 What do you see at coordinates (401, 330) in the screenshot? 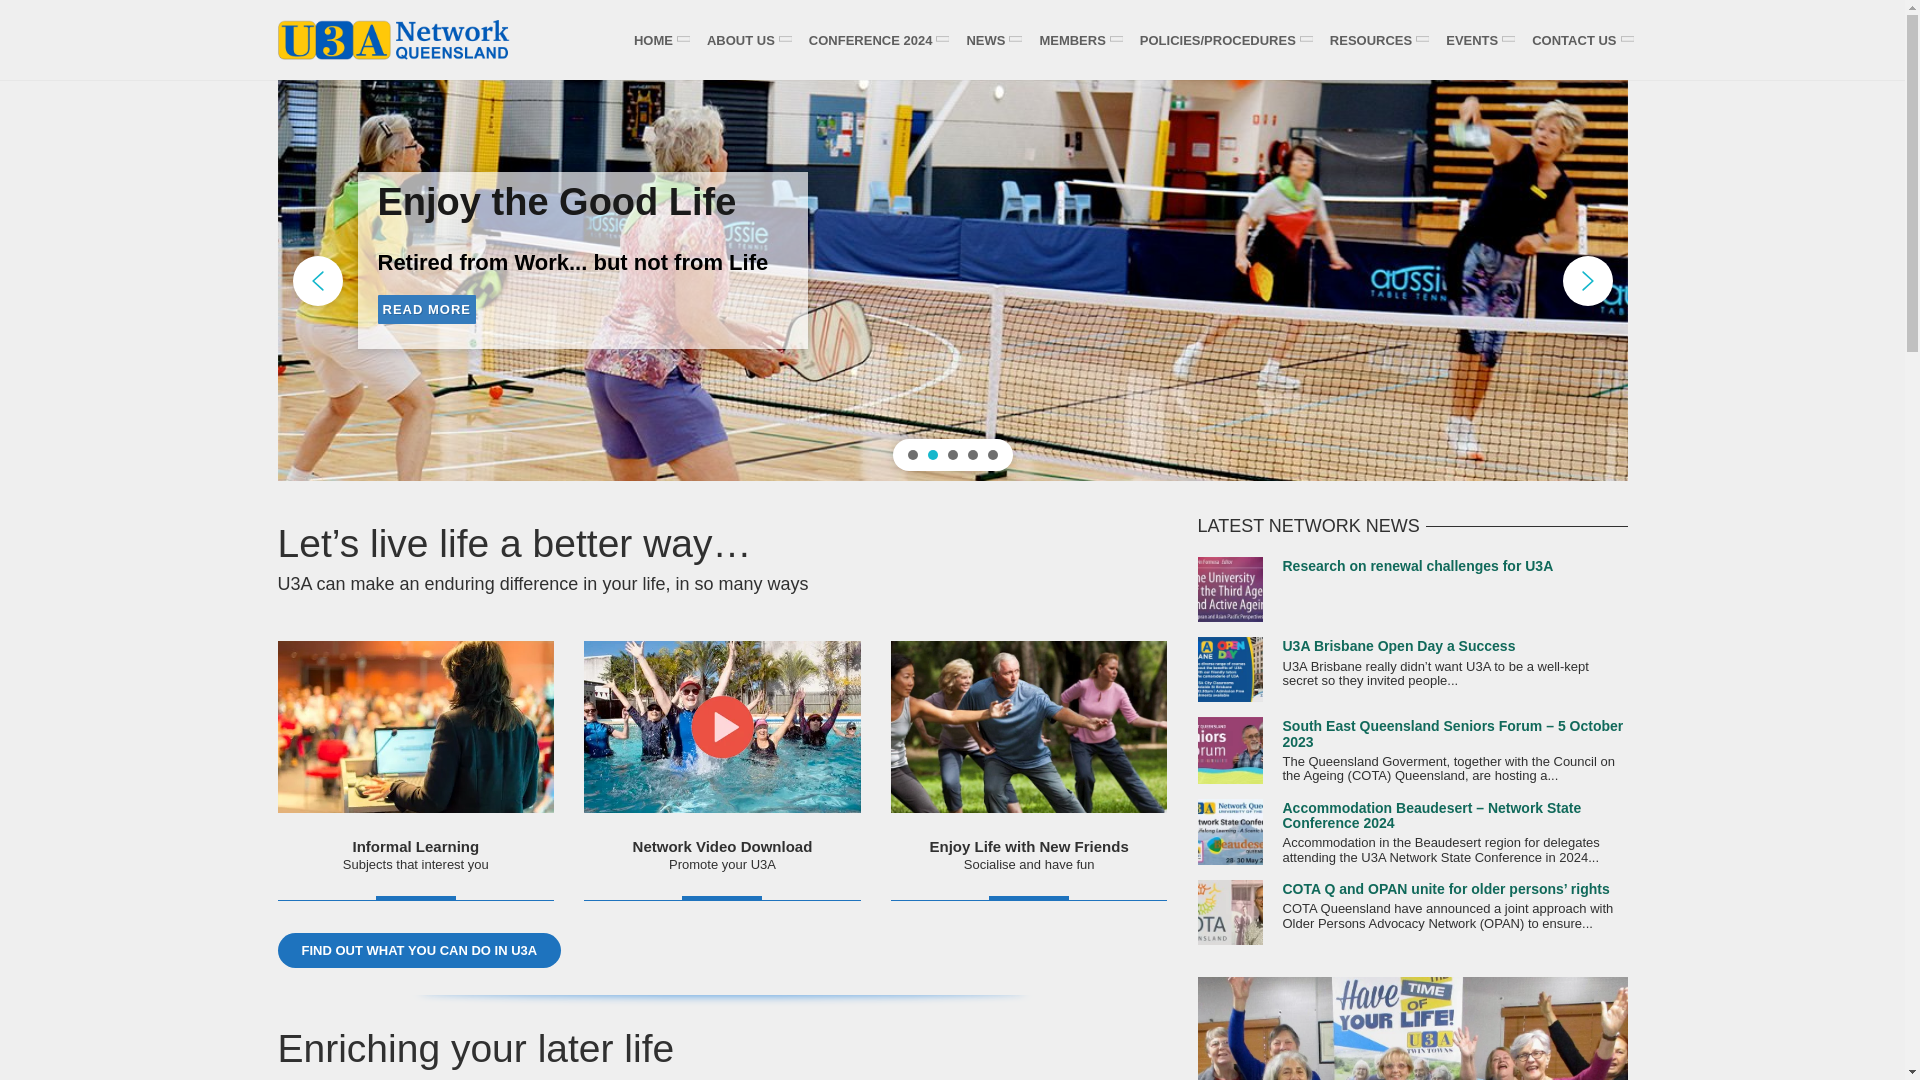
I see `'READ MORE'` at bounding box center [401, 330].